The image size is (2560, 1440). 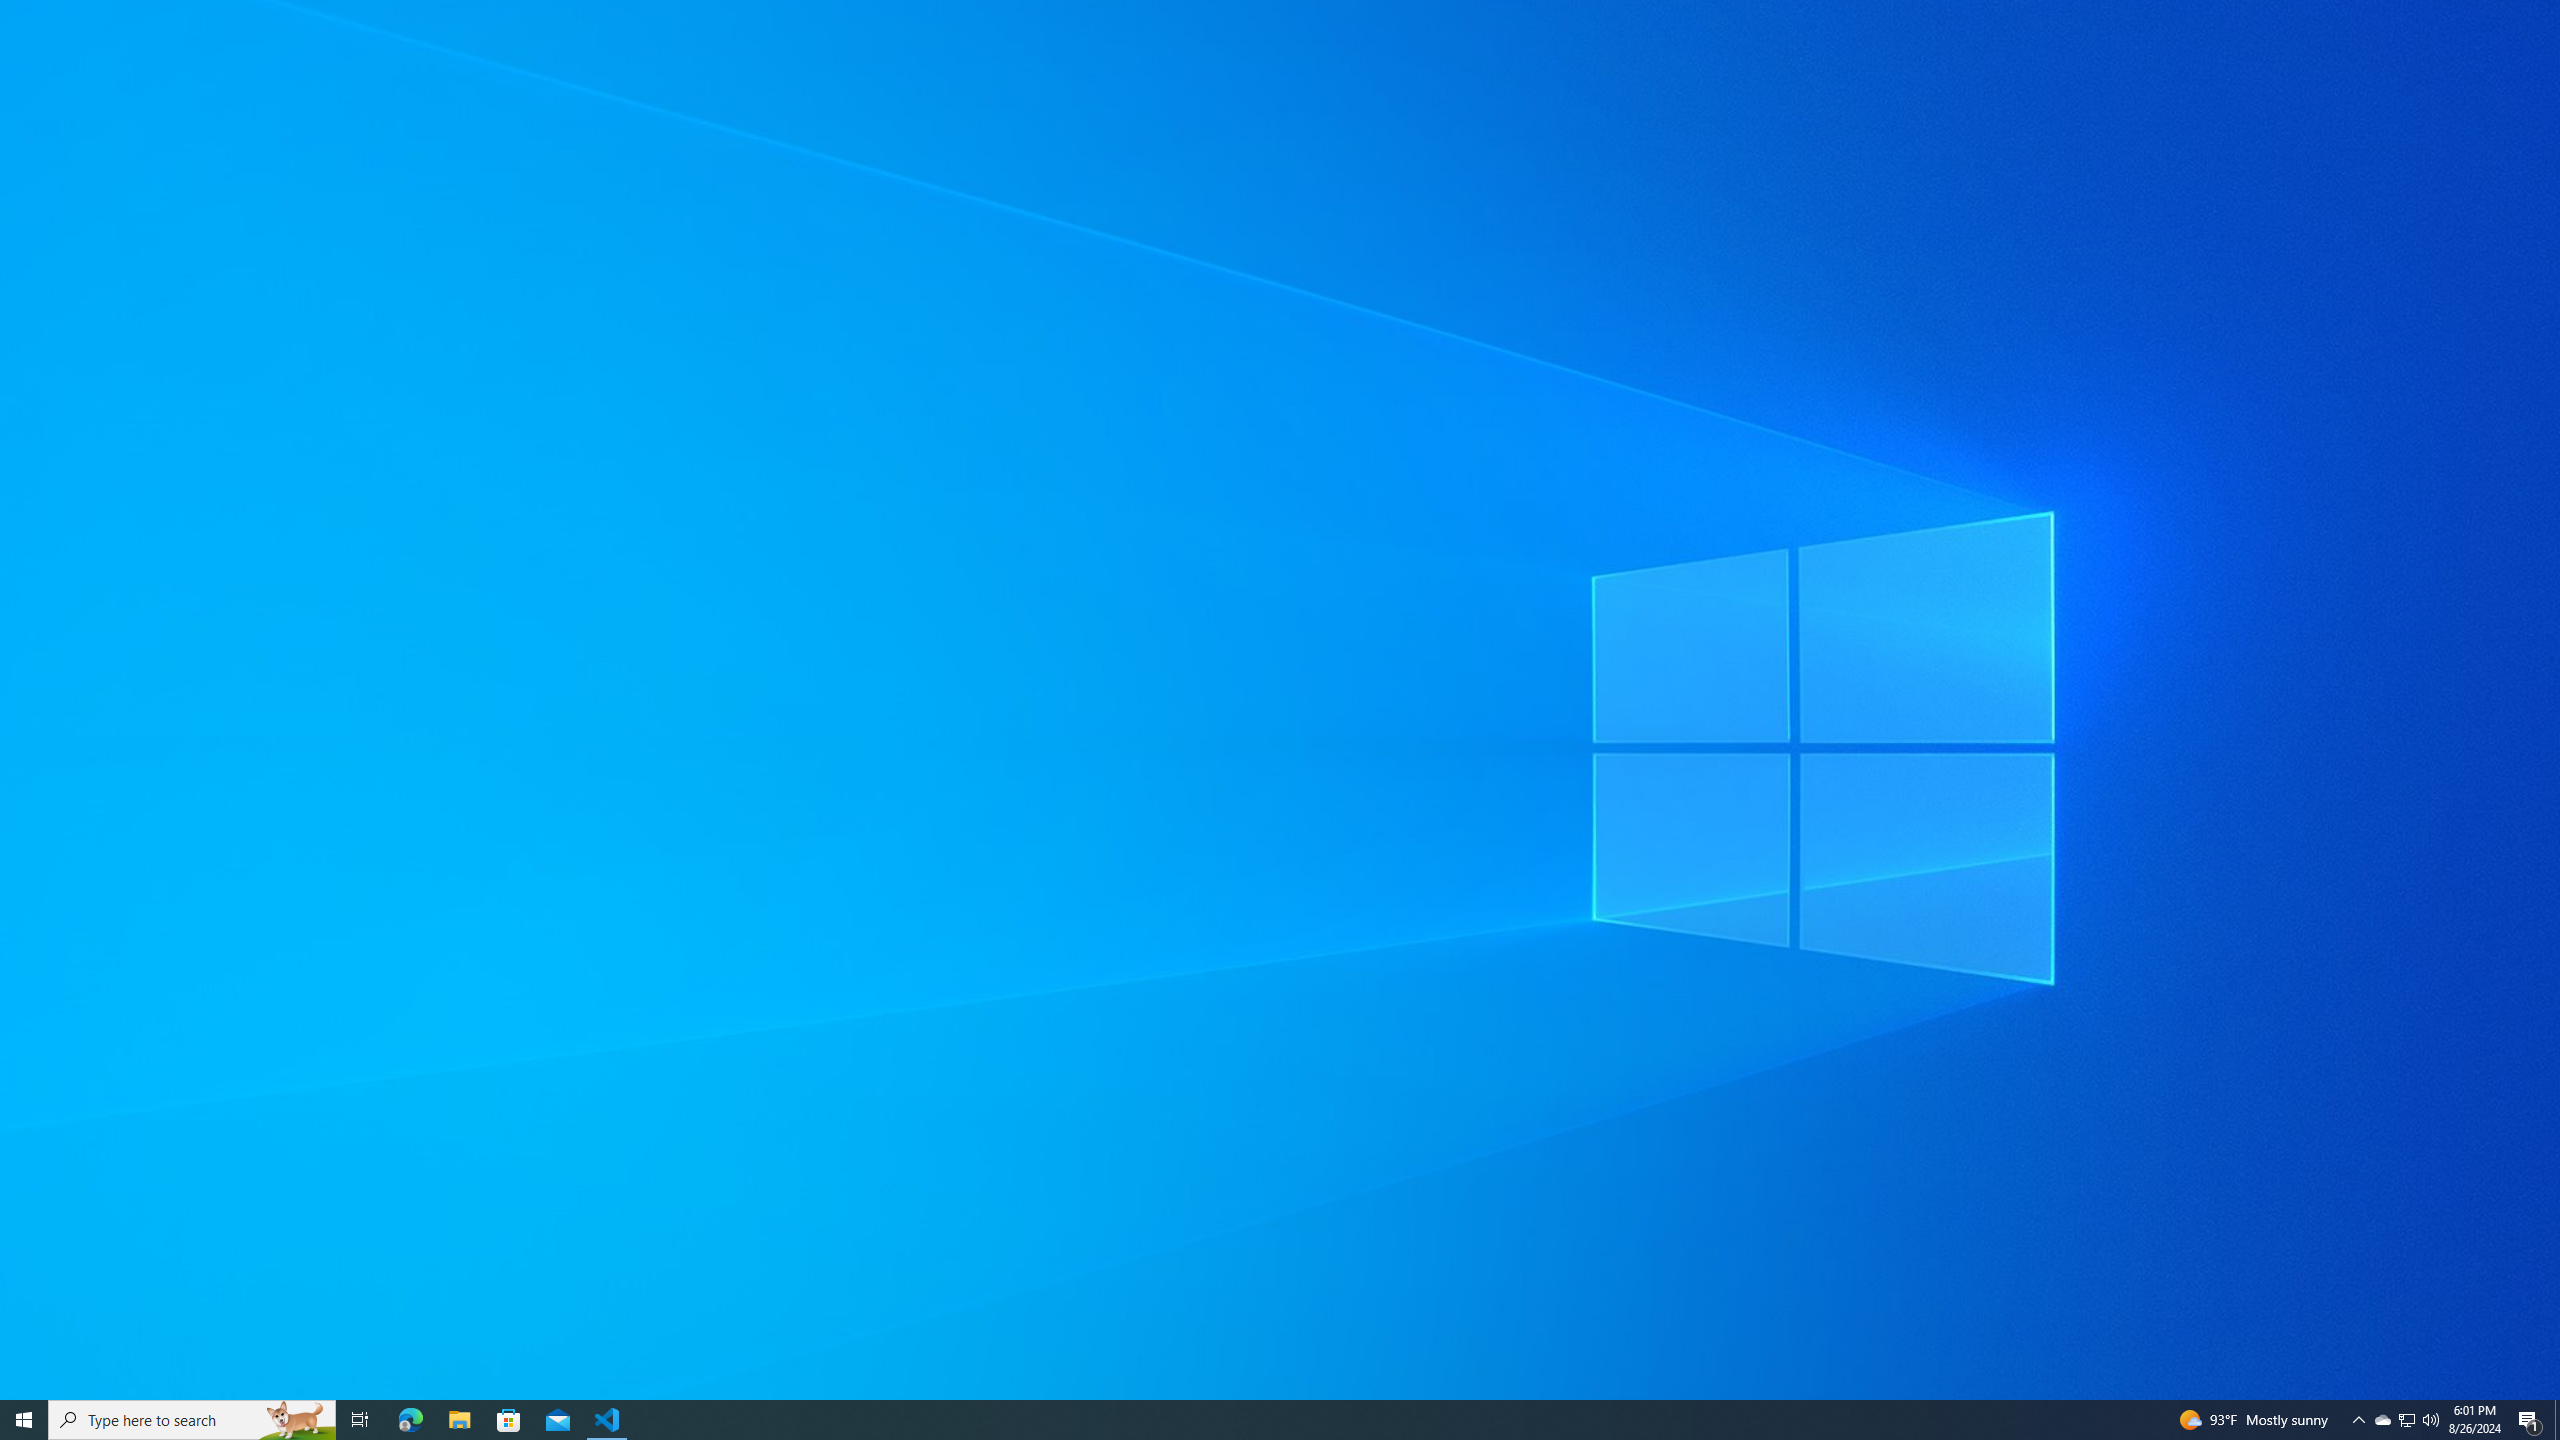 I want to click on 'Type here to search', so click(x=191, y=1418).